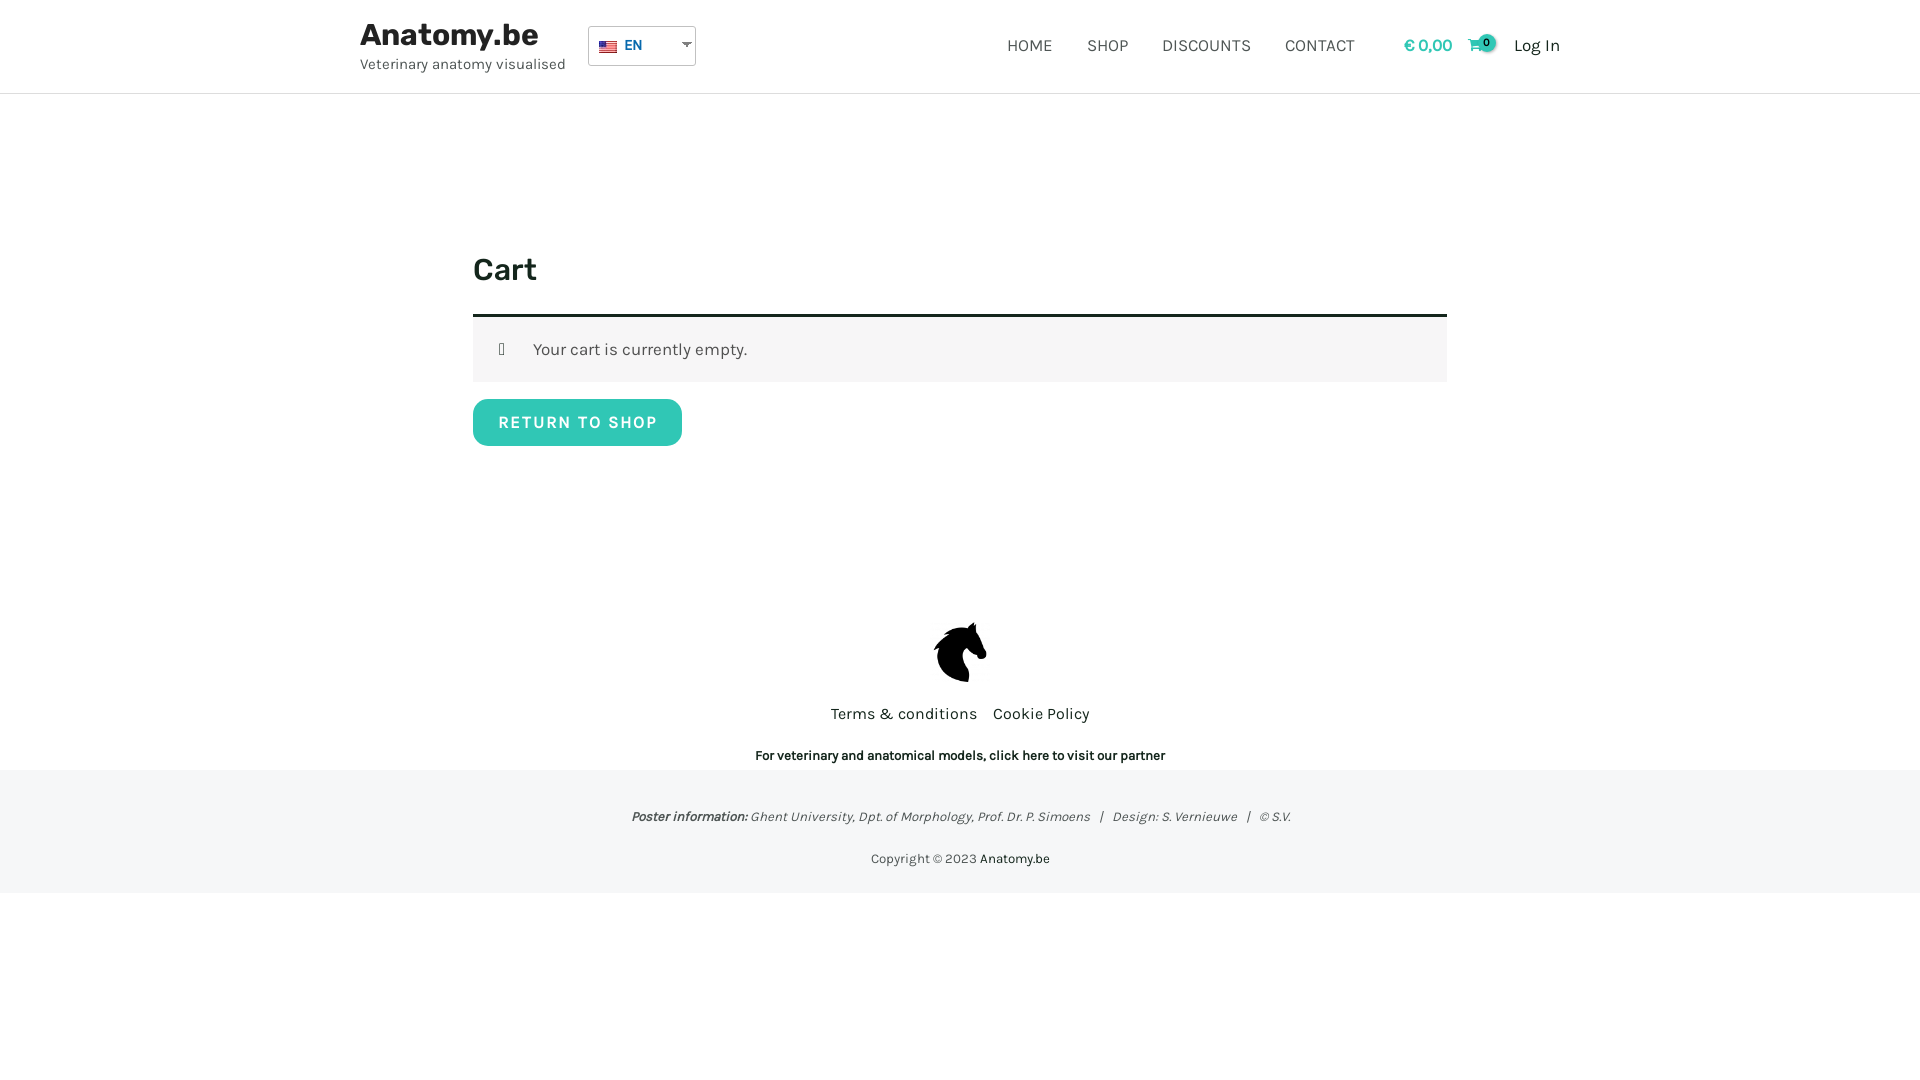 This screenshot has width=1920, height=1080. What do you see at coordinates (633, 45) in the screenshot?
I see `'EN'` at bounding box center [633, 45].